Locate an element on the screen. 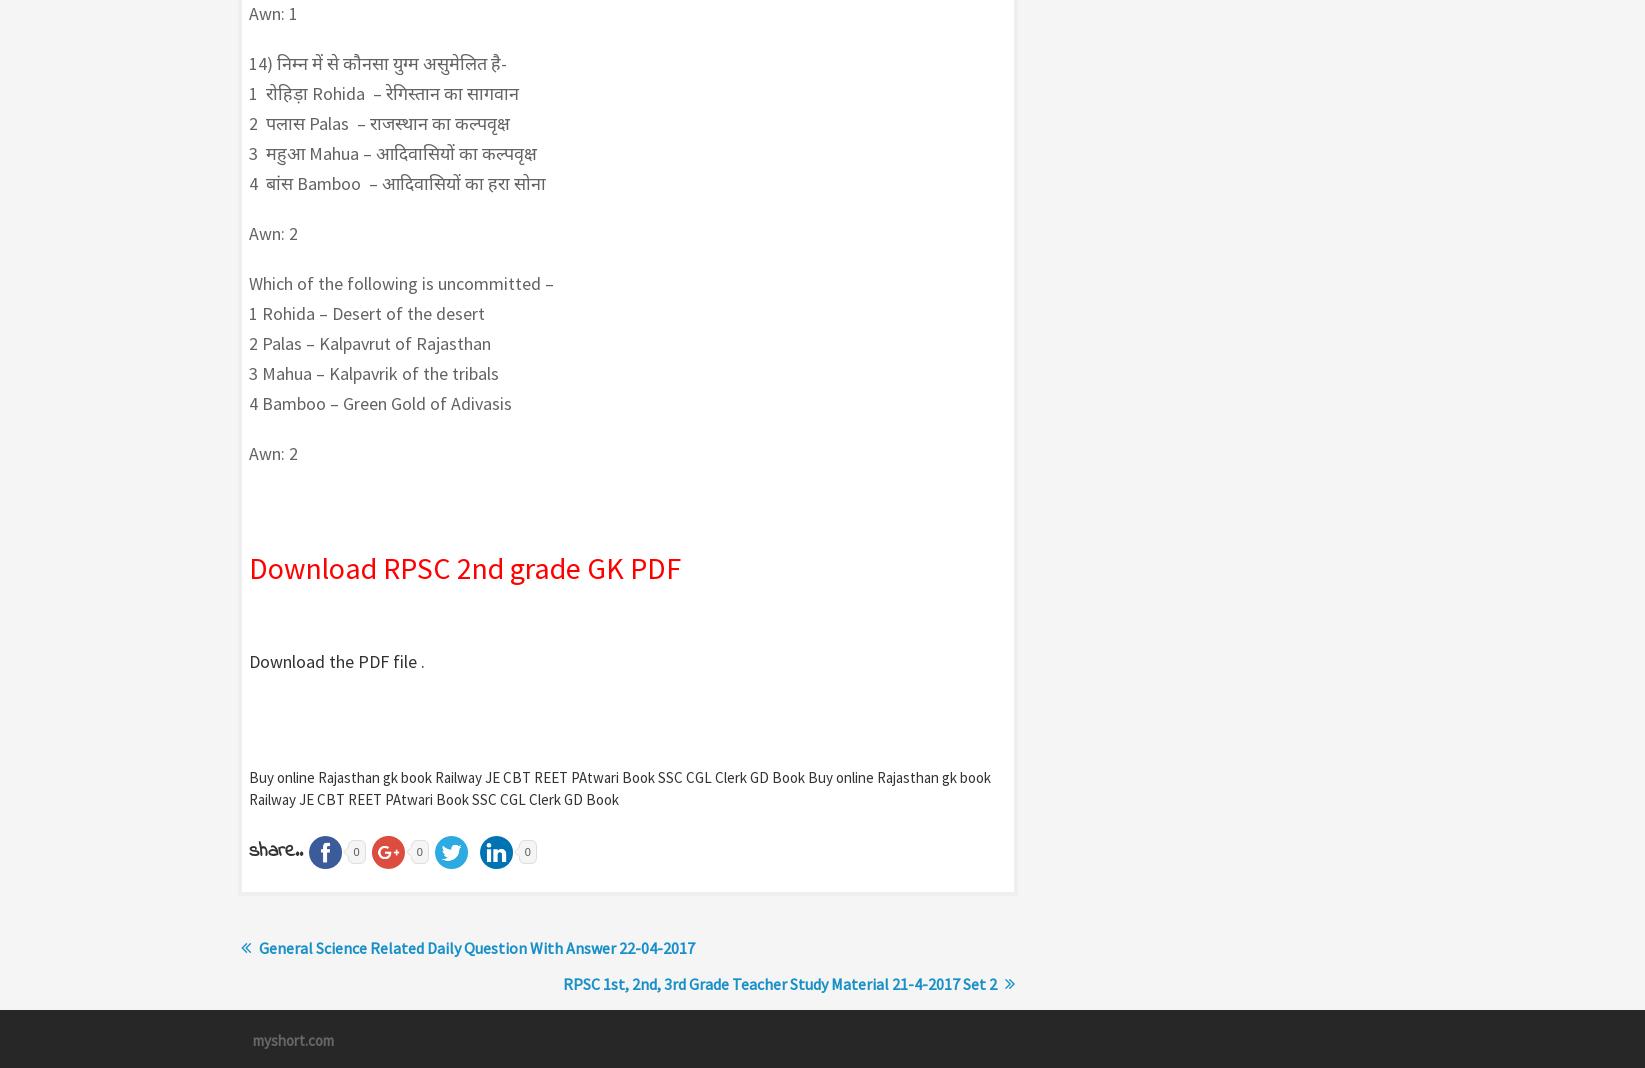  'myshort.com' is located at coordinates (292, 1039).